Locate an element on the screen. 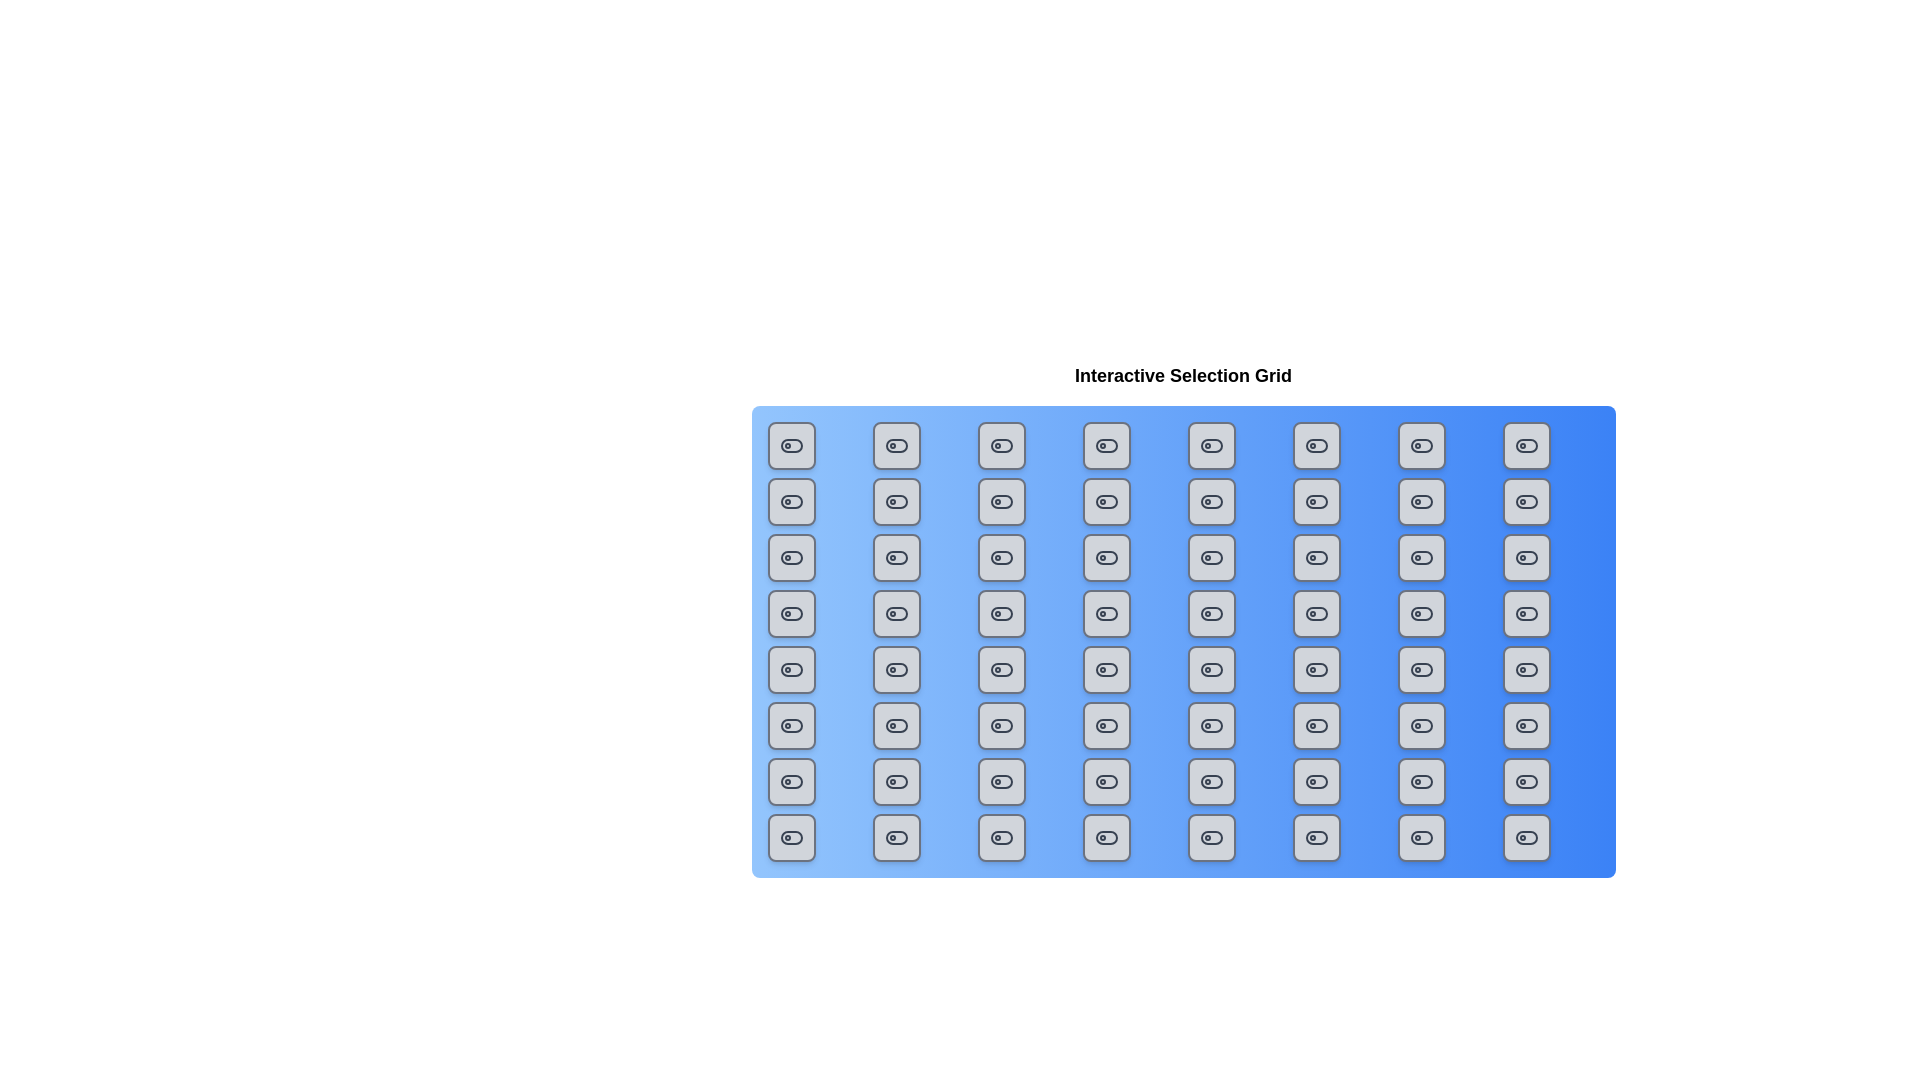  the header text 'Interactive Selection Grid' to highlight or copy it is located at coordinates (1183, 375).